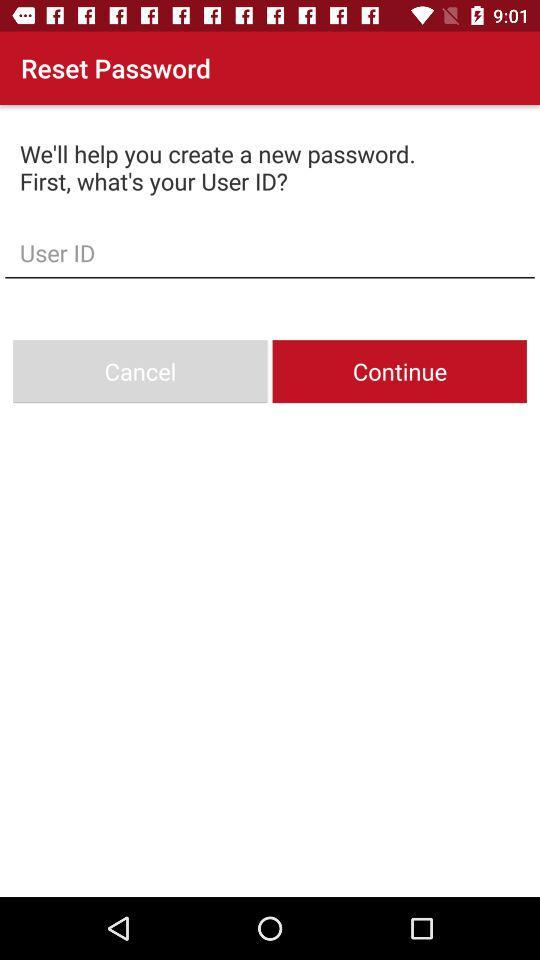 The height and width of the screenshot is (960, 540). I want to click on cancel icon, so click(139, 370).